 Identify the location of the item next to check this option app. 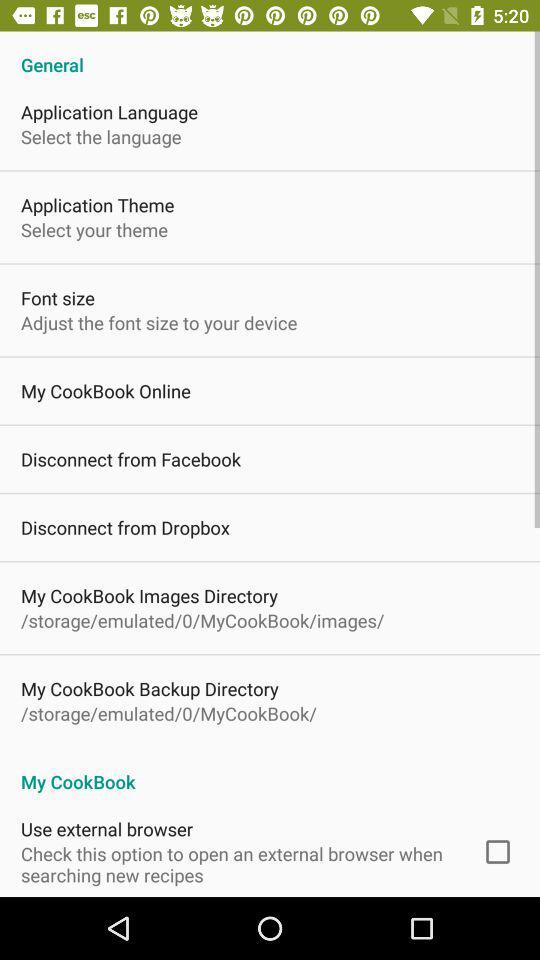
(496, 851).